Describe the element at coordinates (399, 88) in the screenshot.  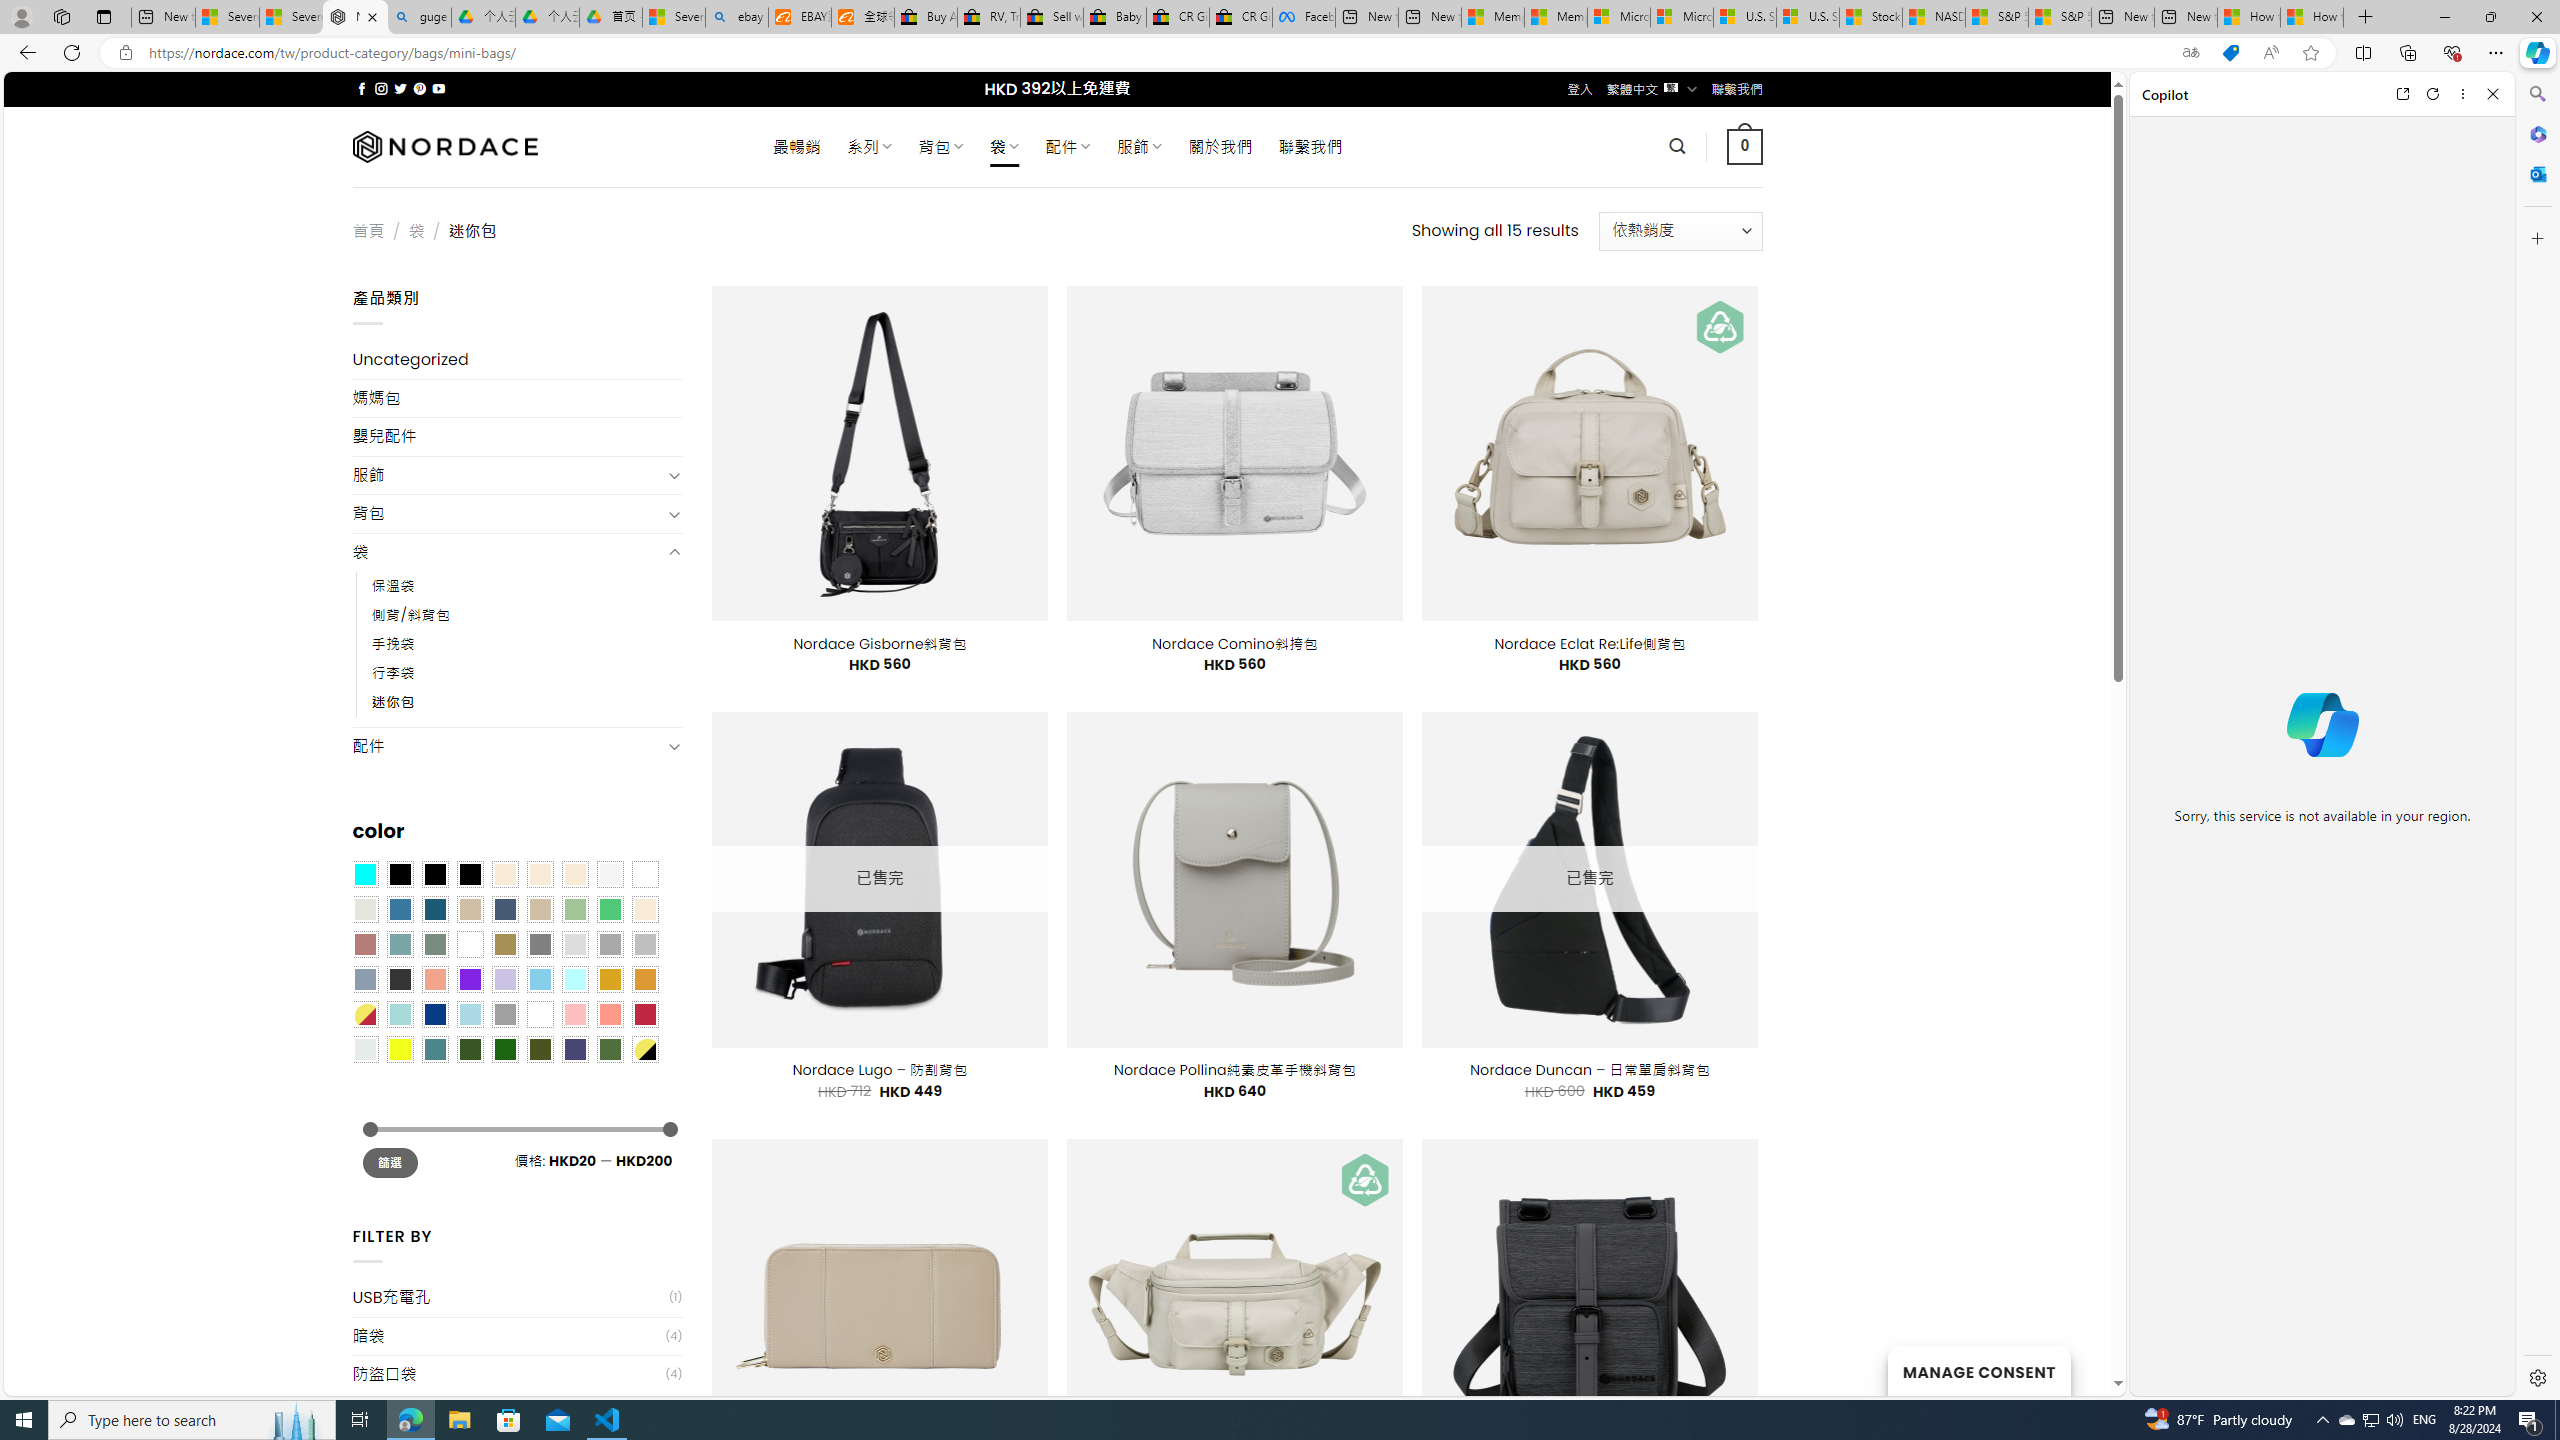
I see `'Follow on Twitter'` at that location.